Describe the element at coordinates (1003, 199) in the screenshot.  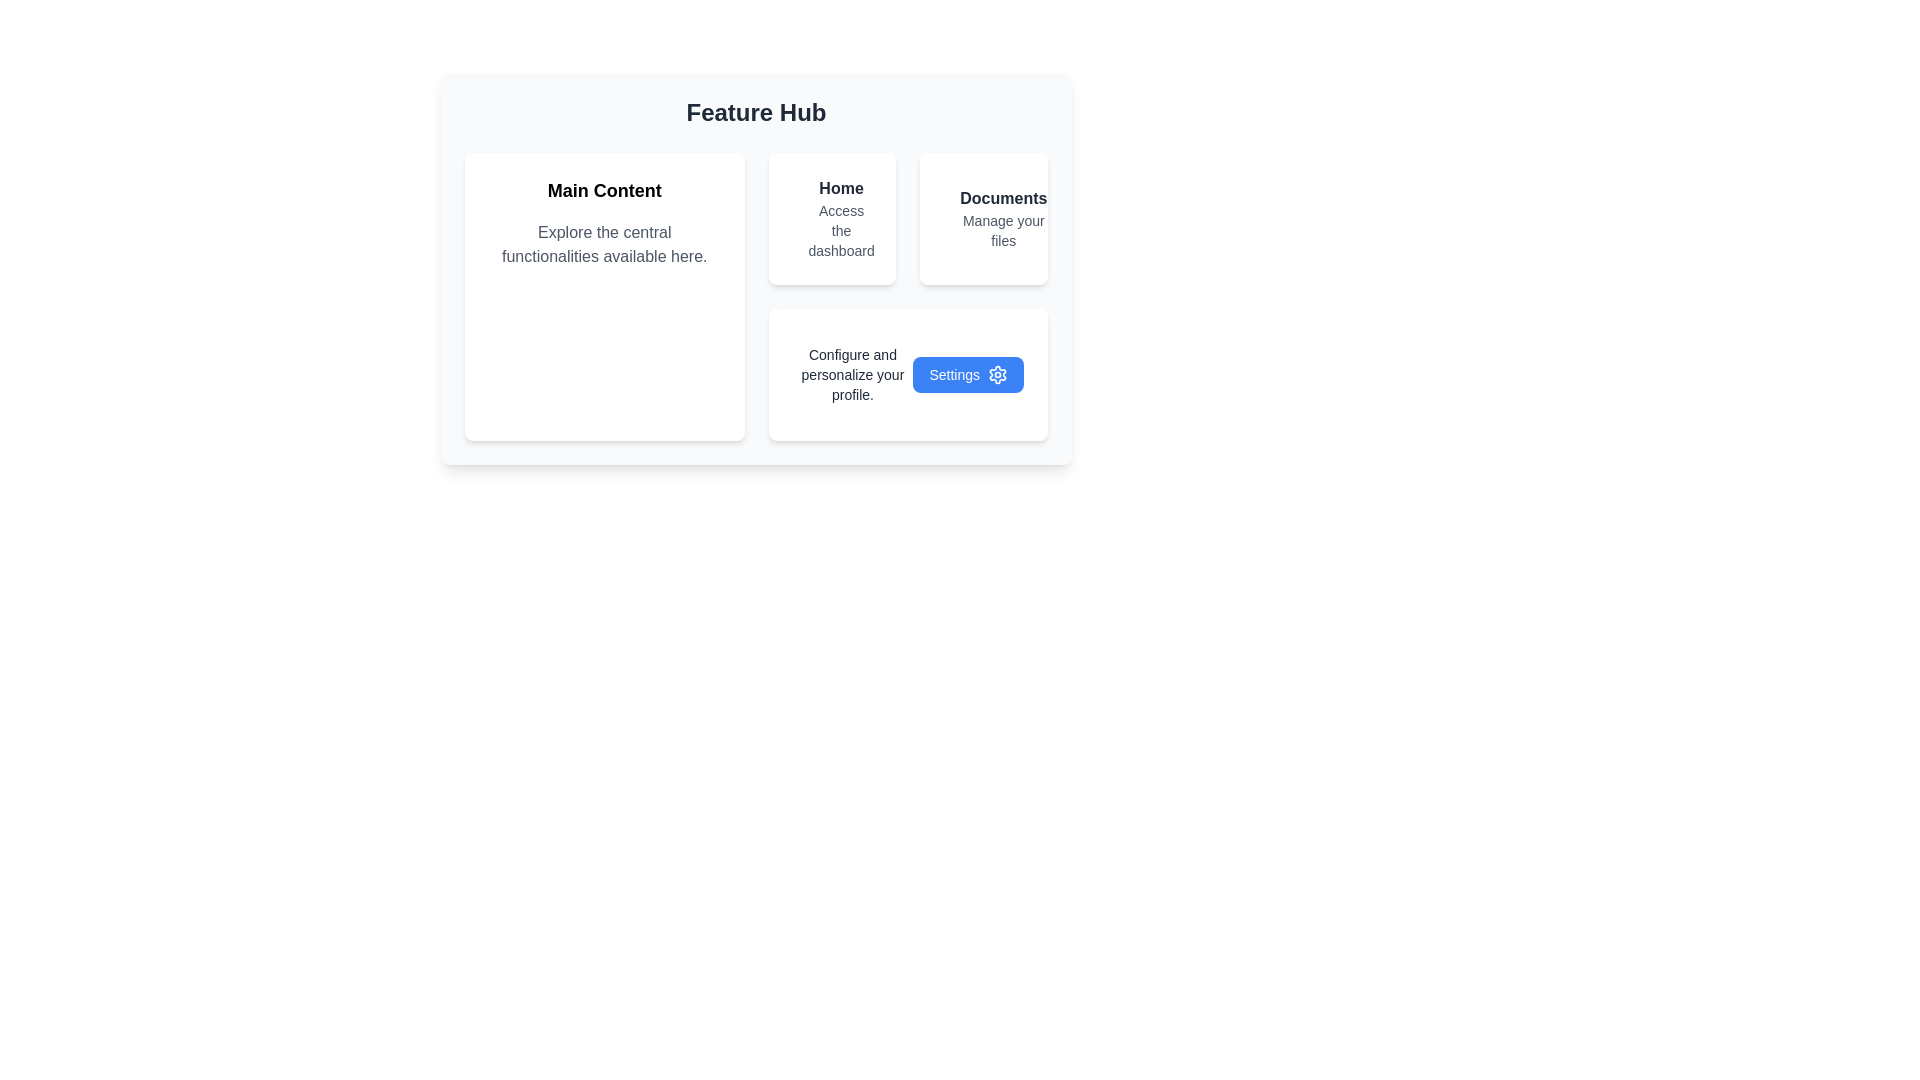
I see `the interactive card containing the text label that indicates the purpose of the document management section, located at the top-right of the layout` at that location.